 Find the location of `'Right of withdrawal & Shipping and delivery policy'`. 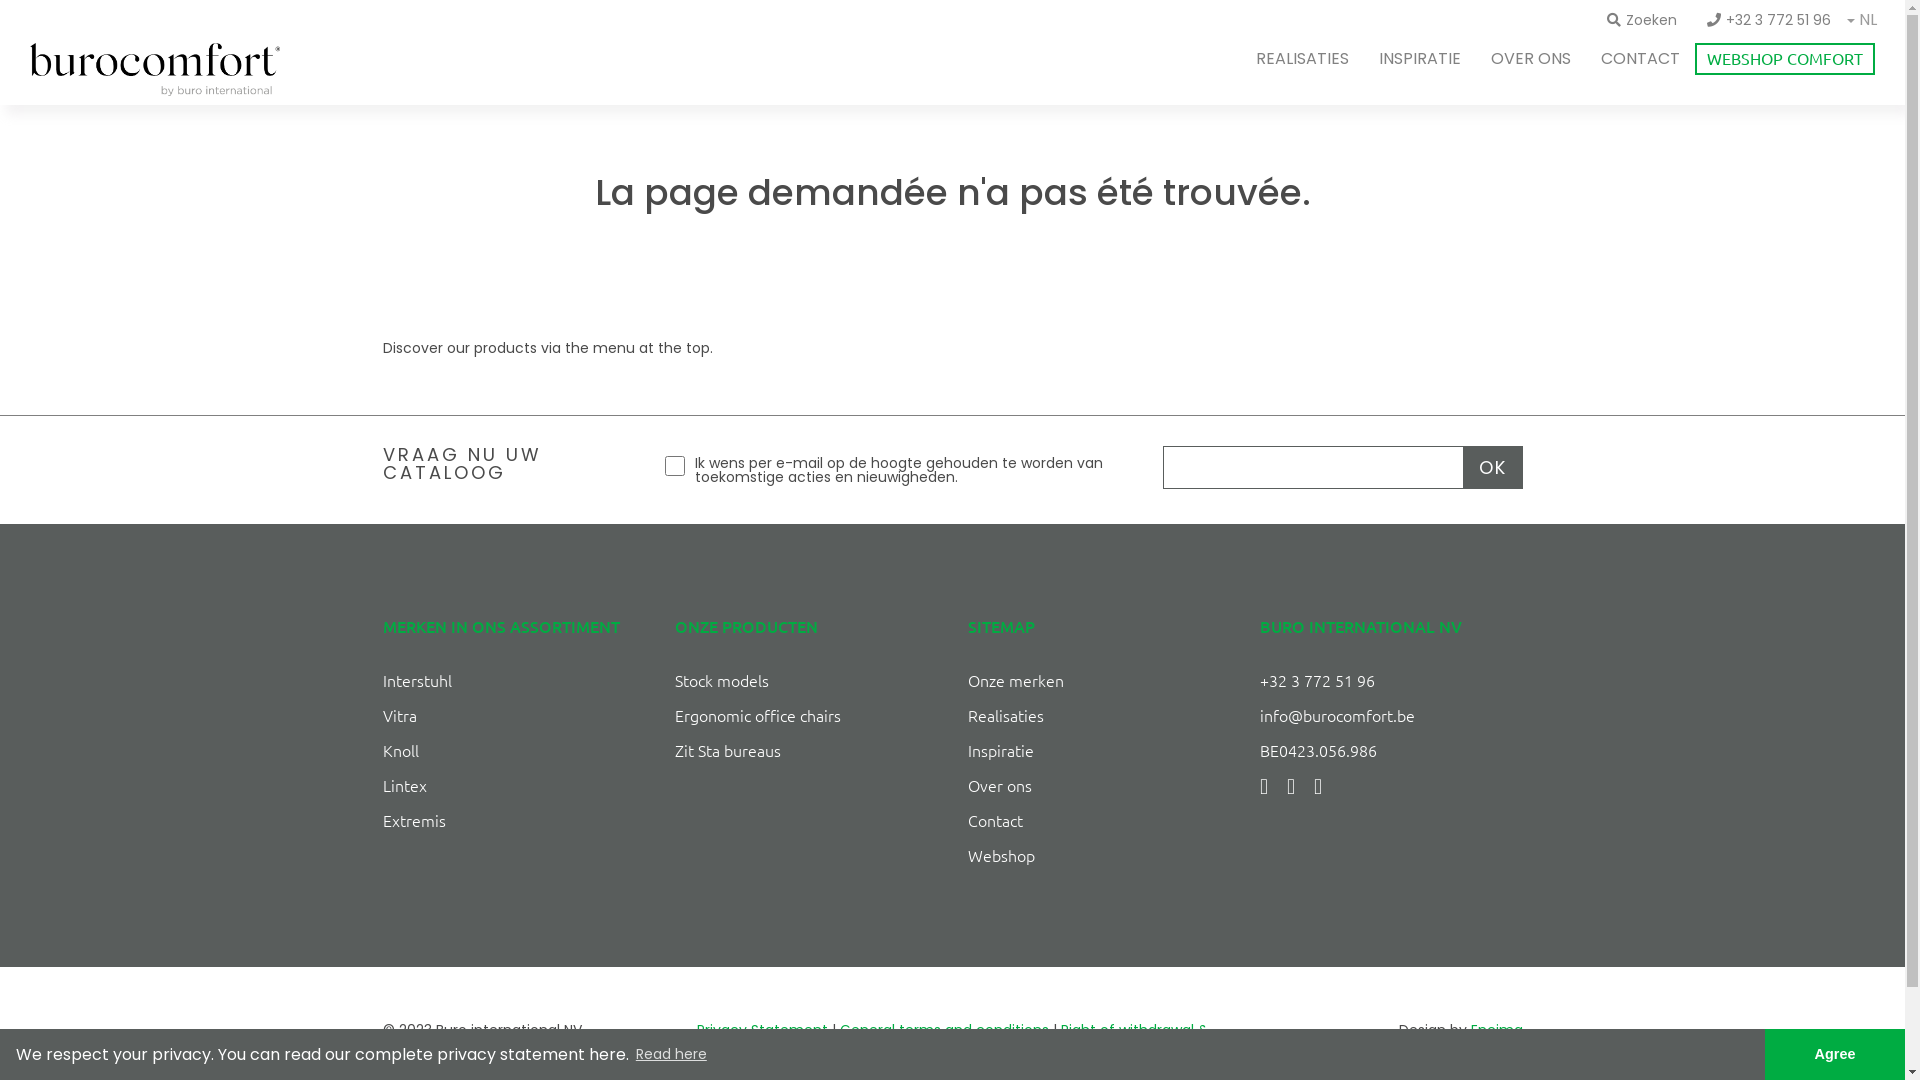

'Right of withdrawal & Shipping and delivery policy' is located at coordinates (1030, 1042).